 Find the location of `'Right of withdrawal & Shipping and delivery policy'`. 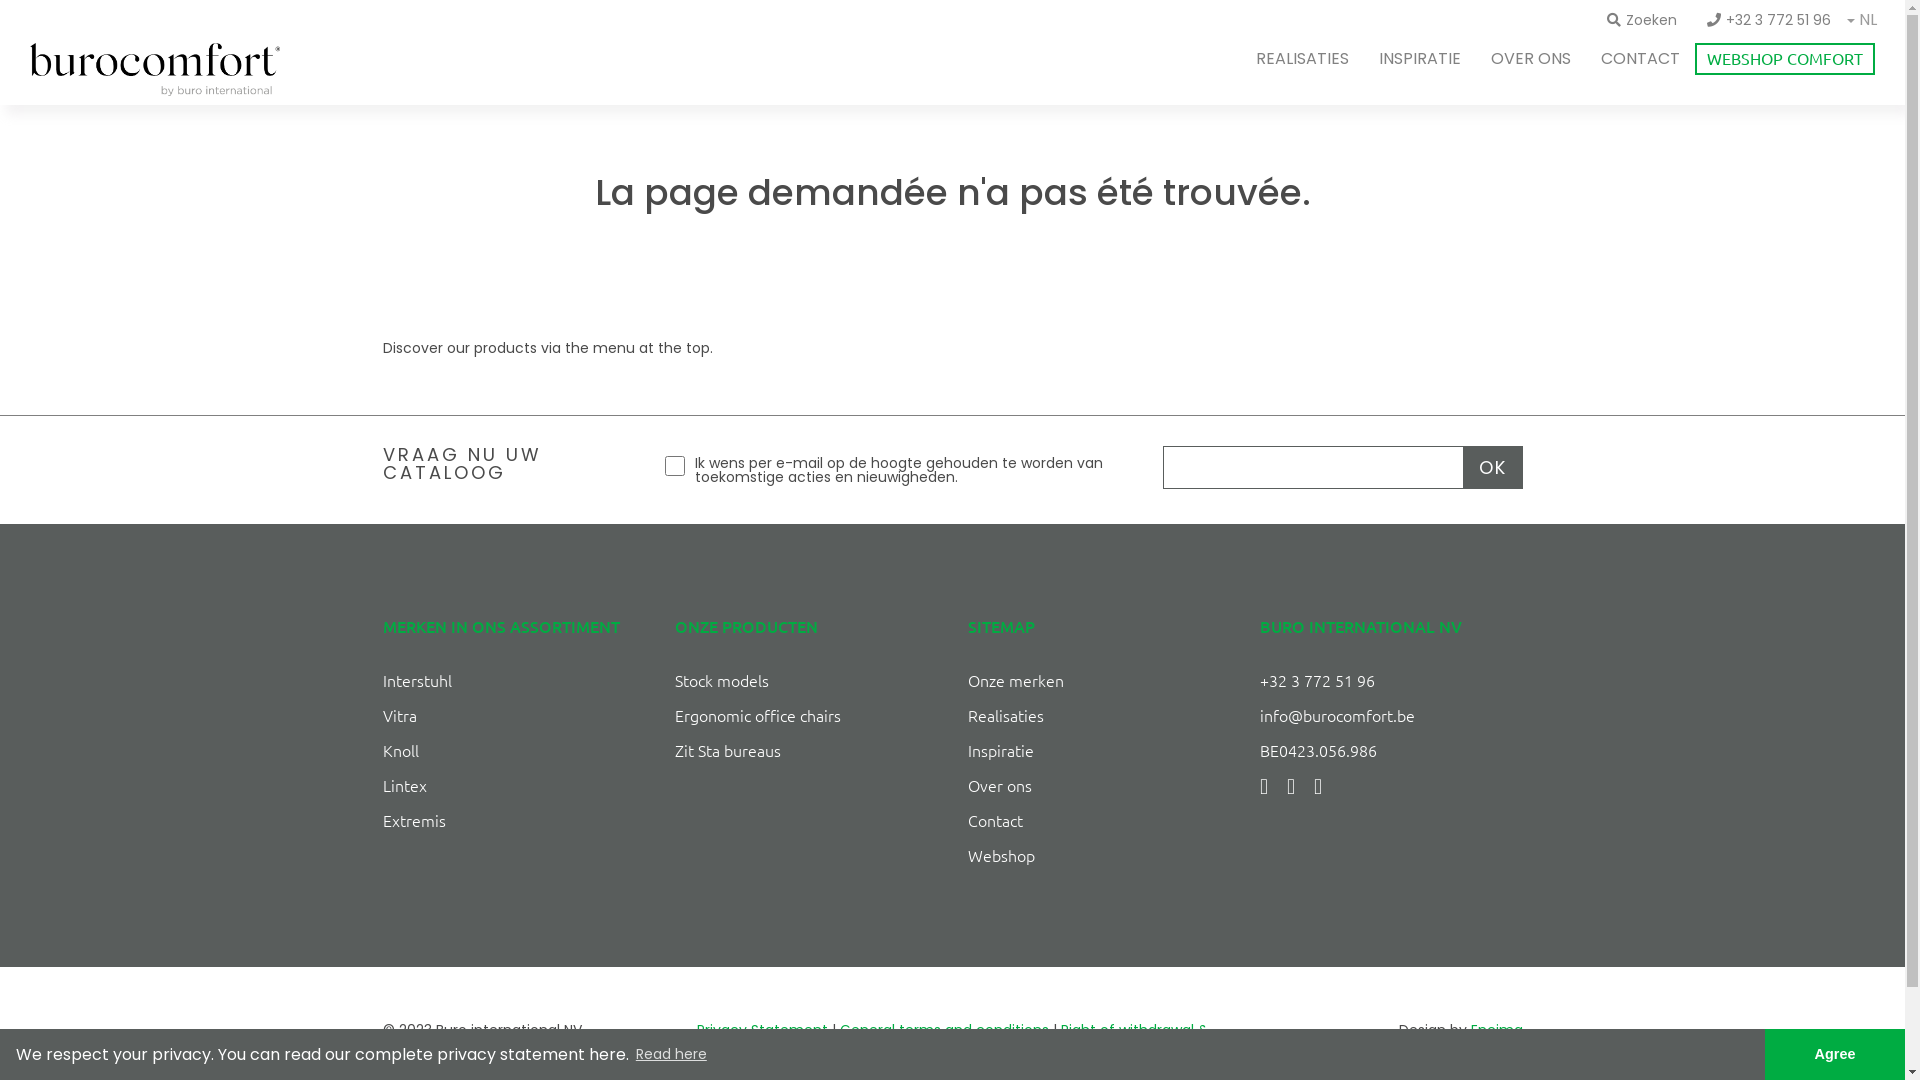

'Right of withdrawal & Shipping and delivery policy' is located at coordinates (1030, 1042).